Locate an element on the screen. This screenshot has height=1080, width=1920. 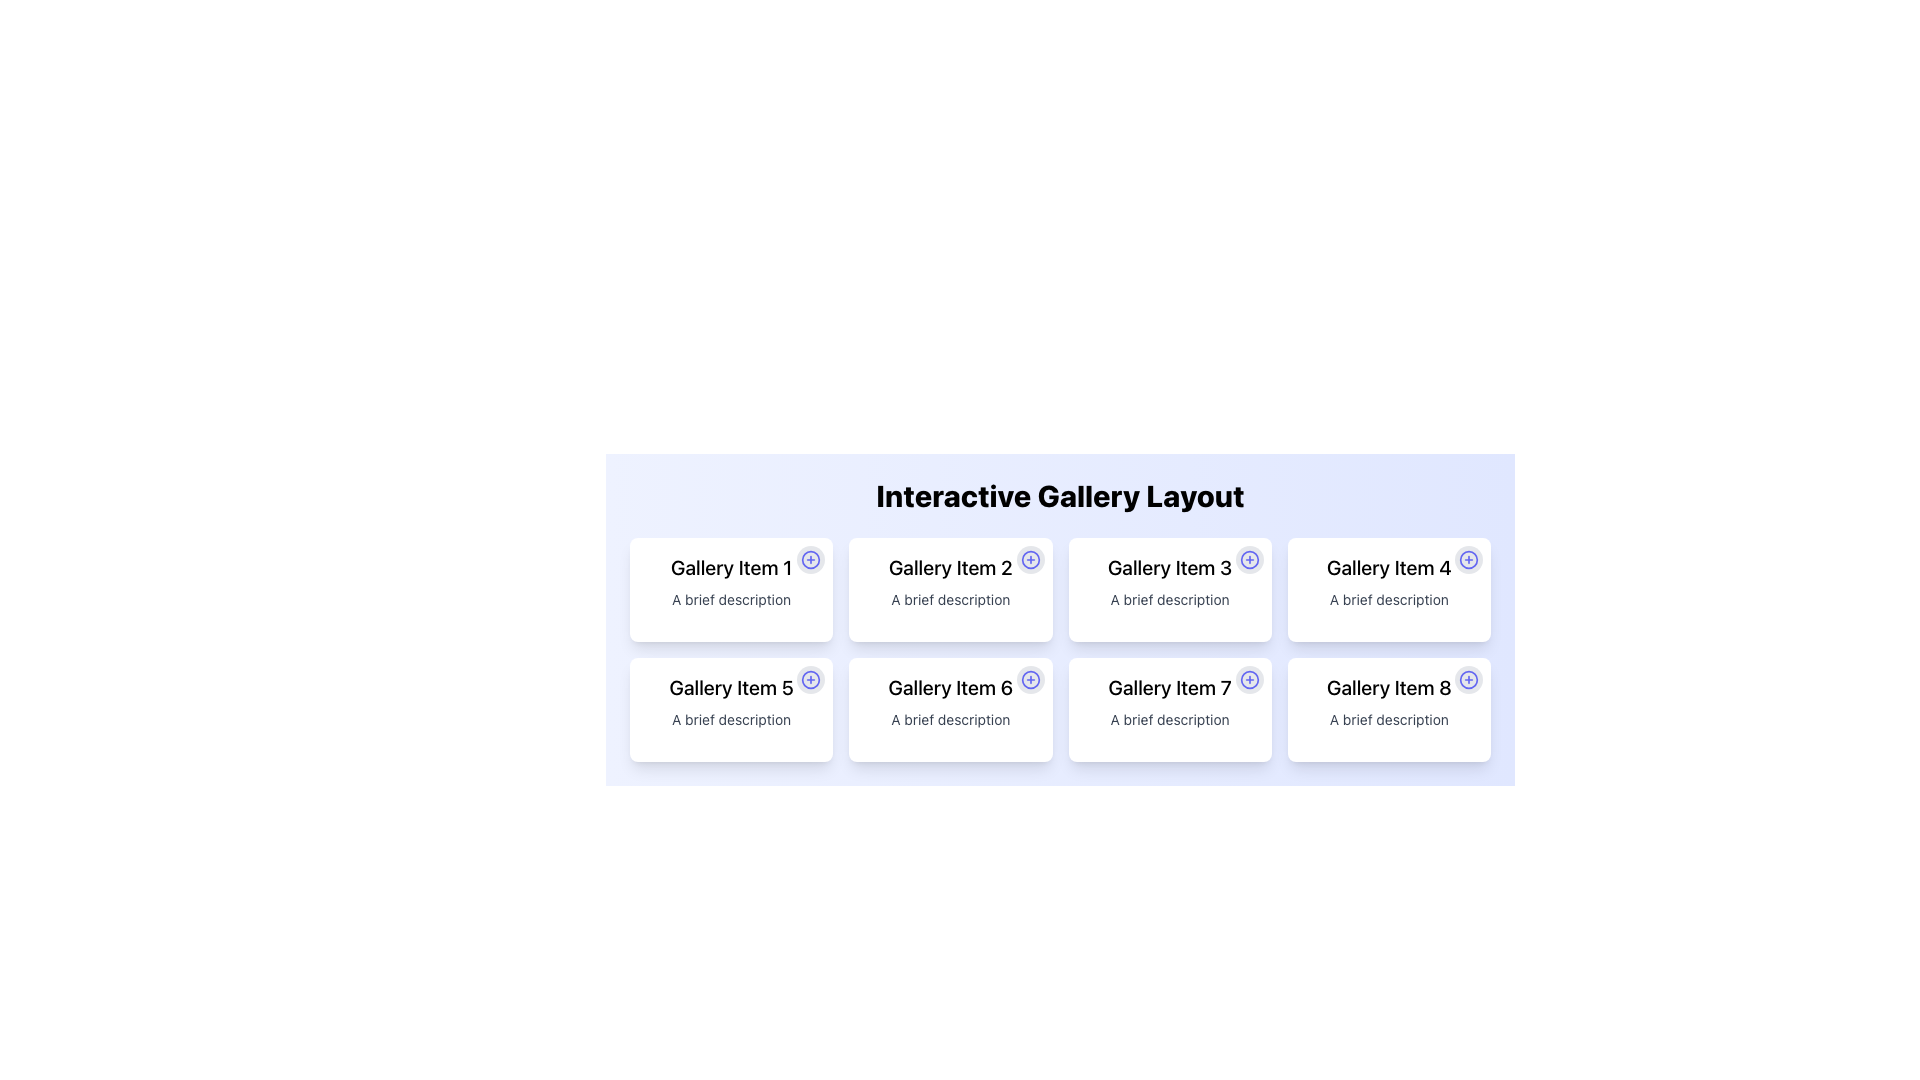
the small circular button with a gray background and a blue plus icon located at the top-right corner of the gallery card labeled 'Gallery Item 2' is located at coordinates (1030, 559).